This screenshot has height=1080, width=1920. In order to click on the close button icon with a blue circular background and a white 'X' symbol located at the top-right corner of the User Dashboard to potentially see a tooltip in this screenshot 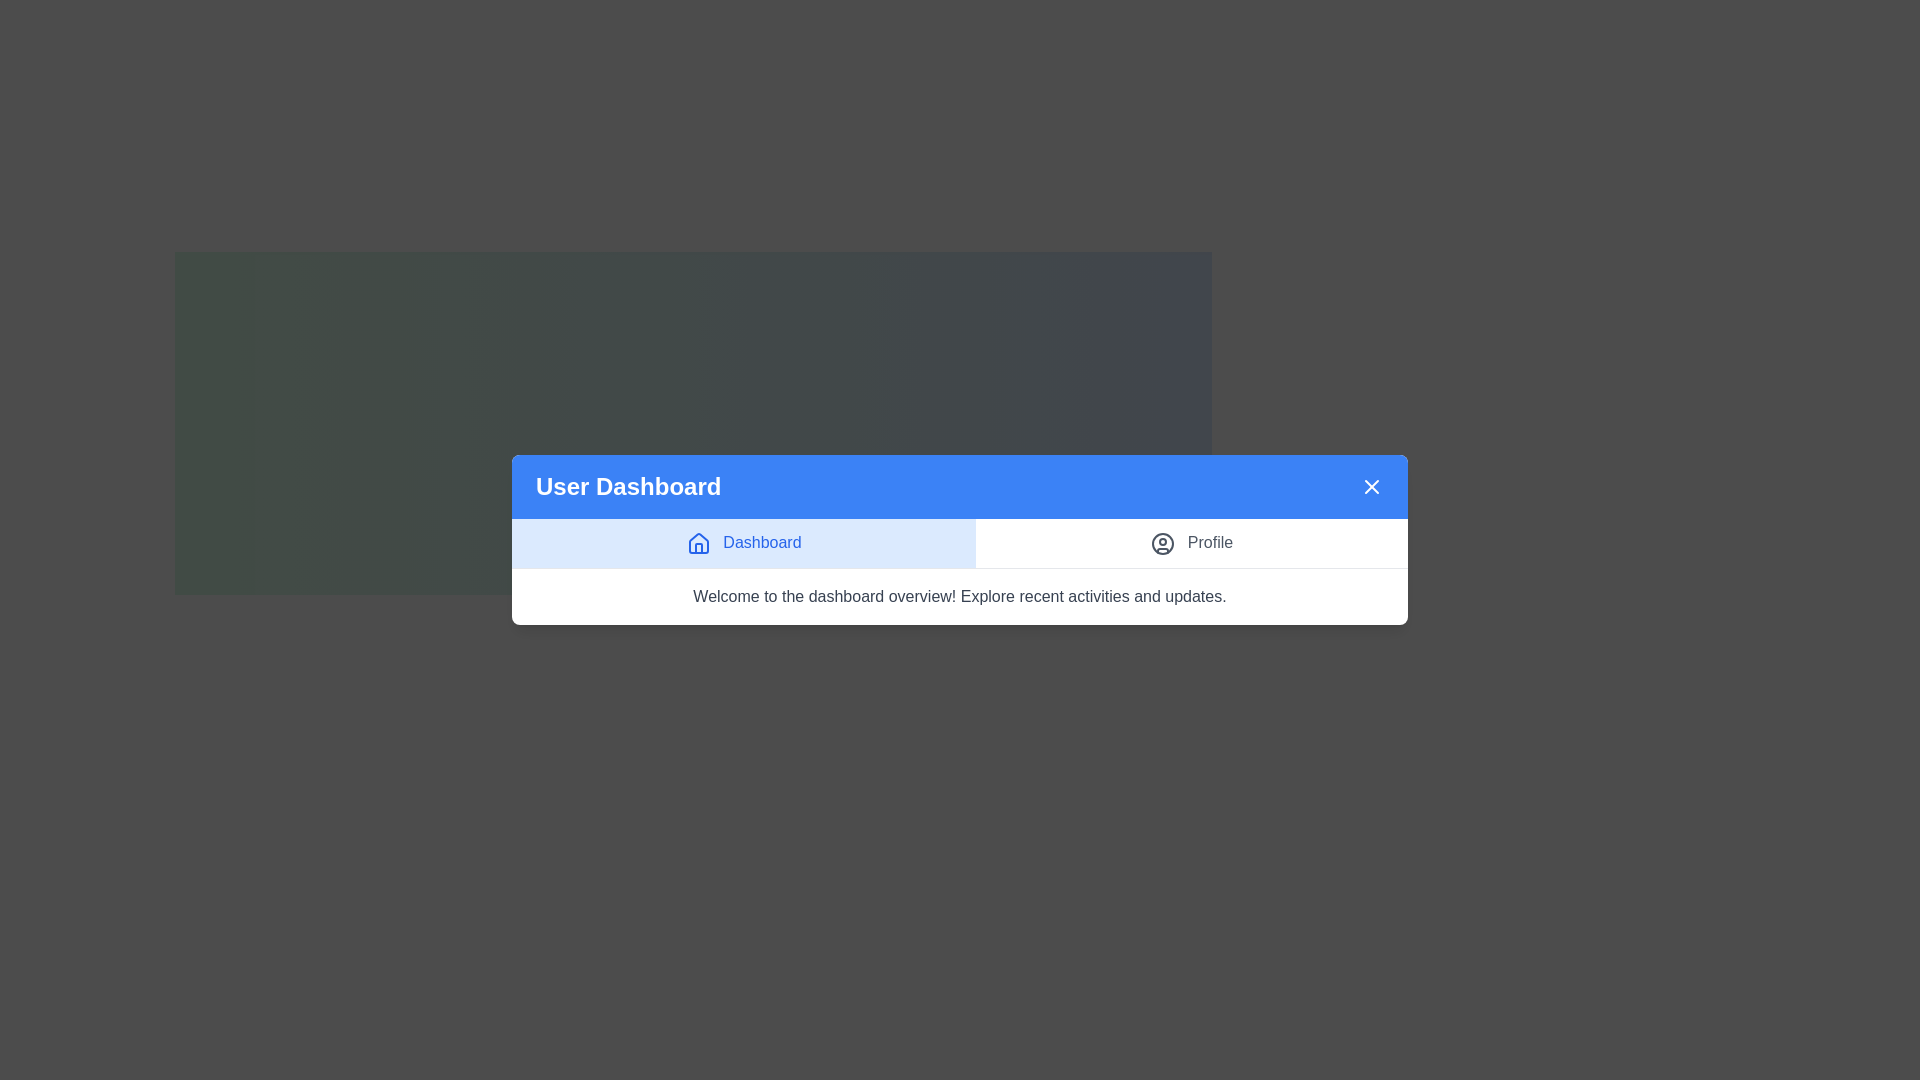, I will do `click(1371, 486)`.